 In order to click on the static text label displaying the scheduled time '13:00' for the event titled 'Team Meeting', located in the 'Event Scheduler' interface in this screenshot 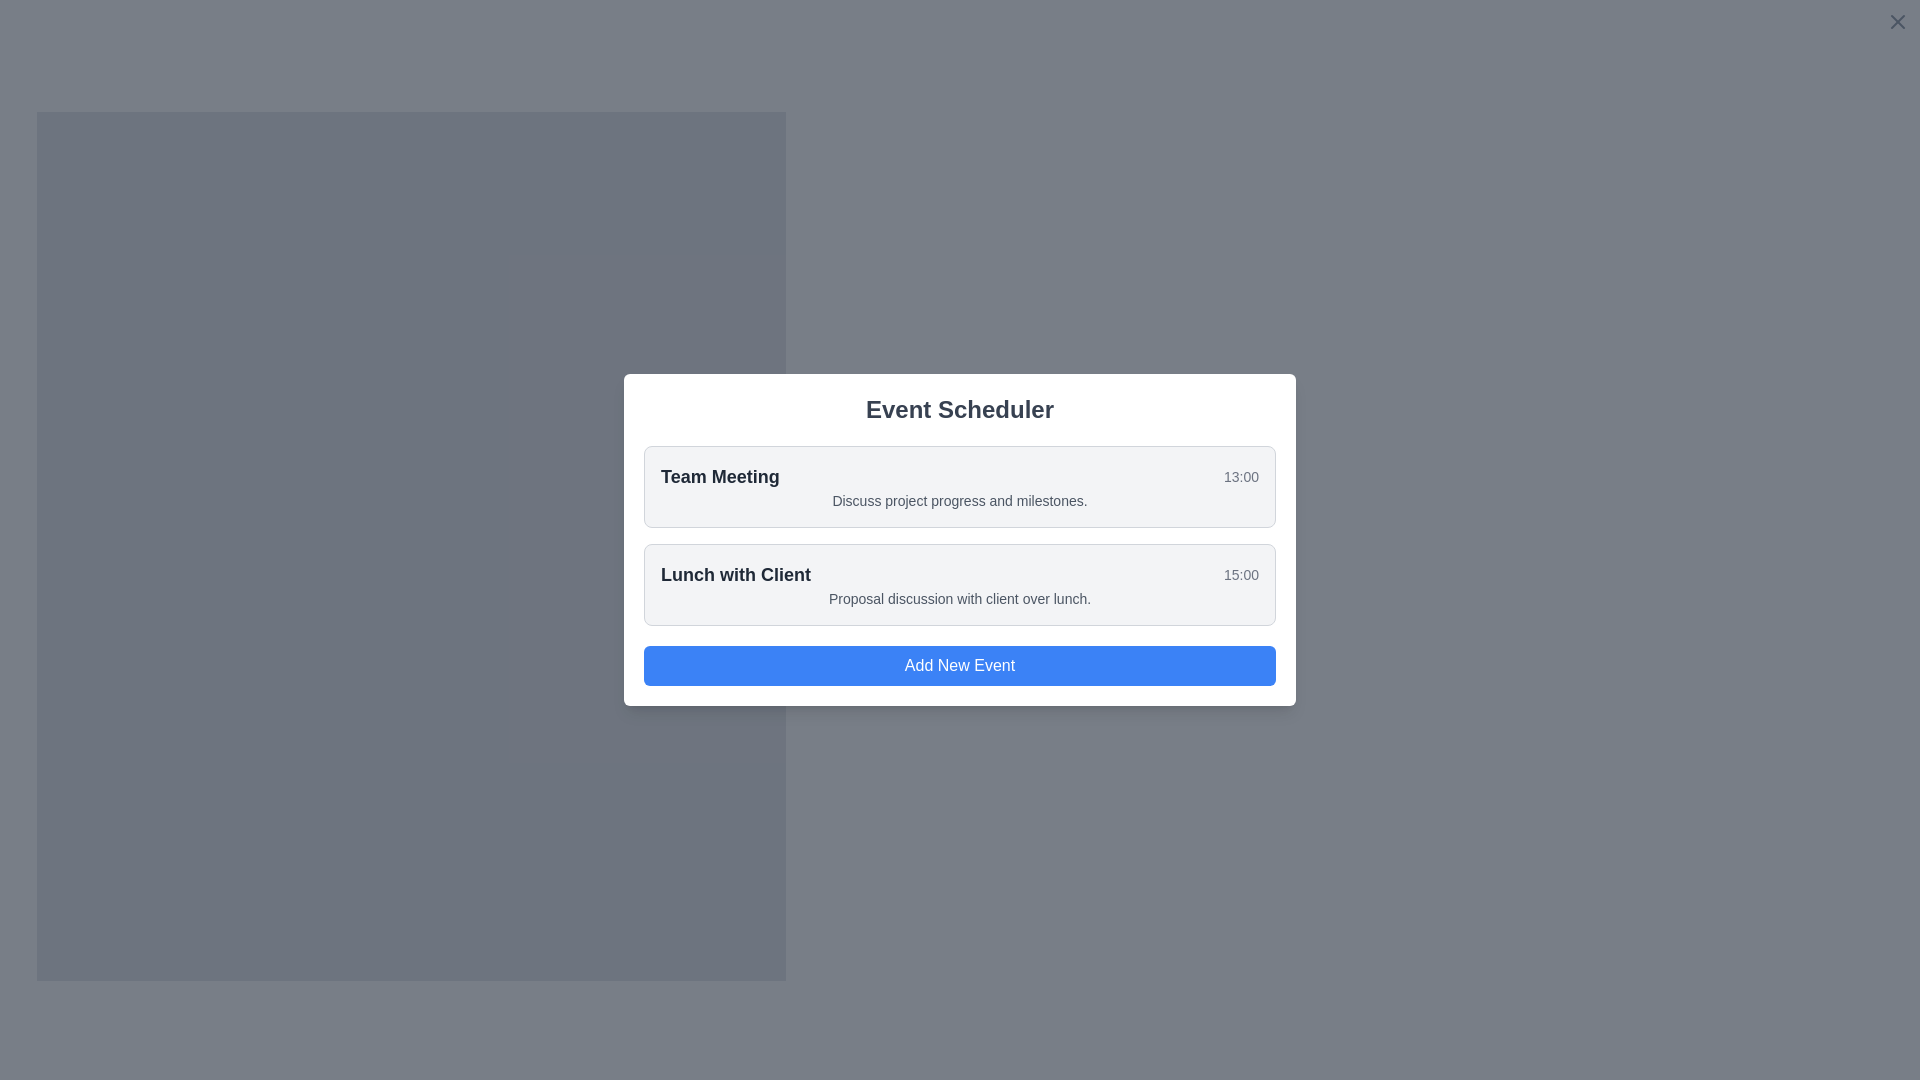, I will do `click(1240, 477)`.